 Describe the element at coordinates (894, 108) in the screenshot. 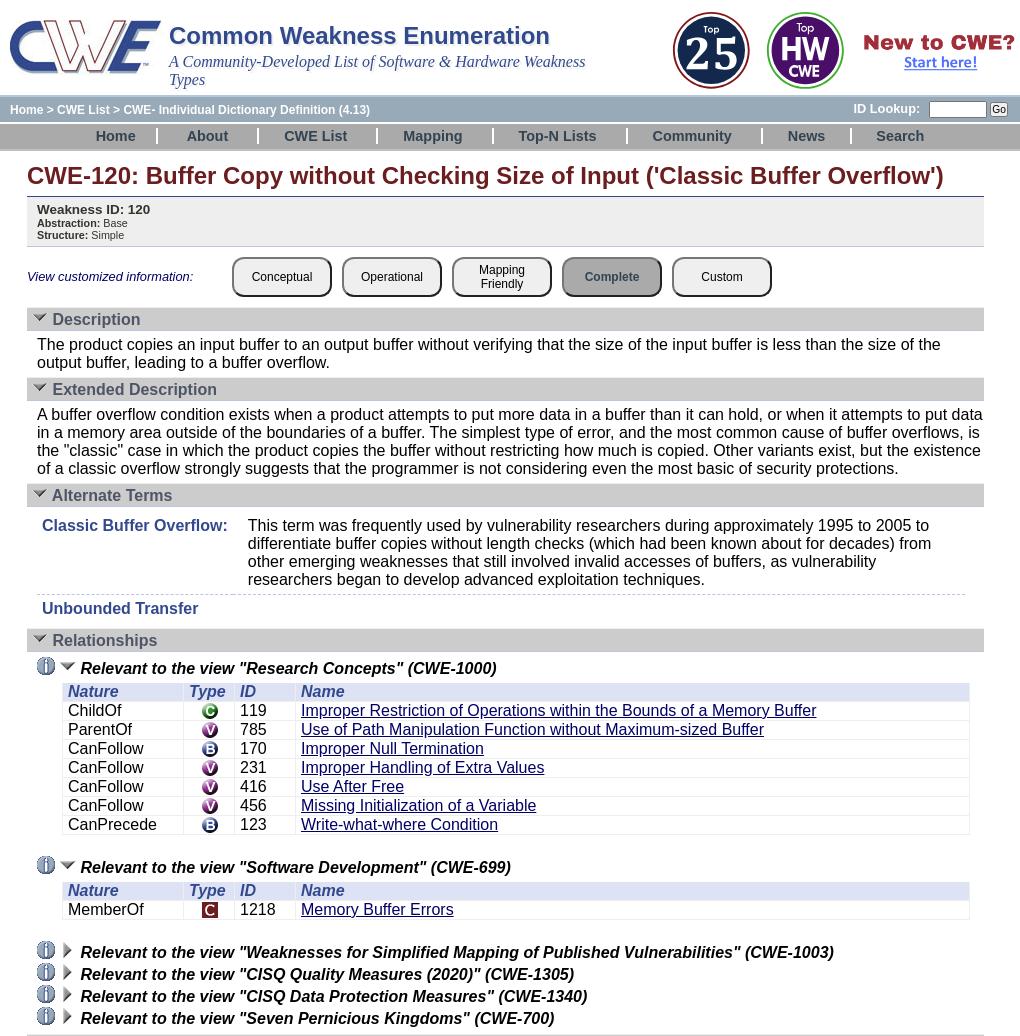

I see `'Lookup:'` at that location.